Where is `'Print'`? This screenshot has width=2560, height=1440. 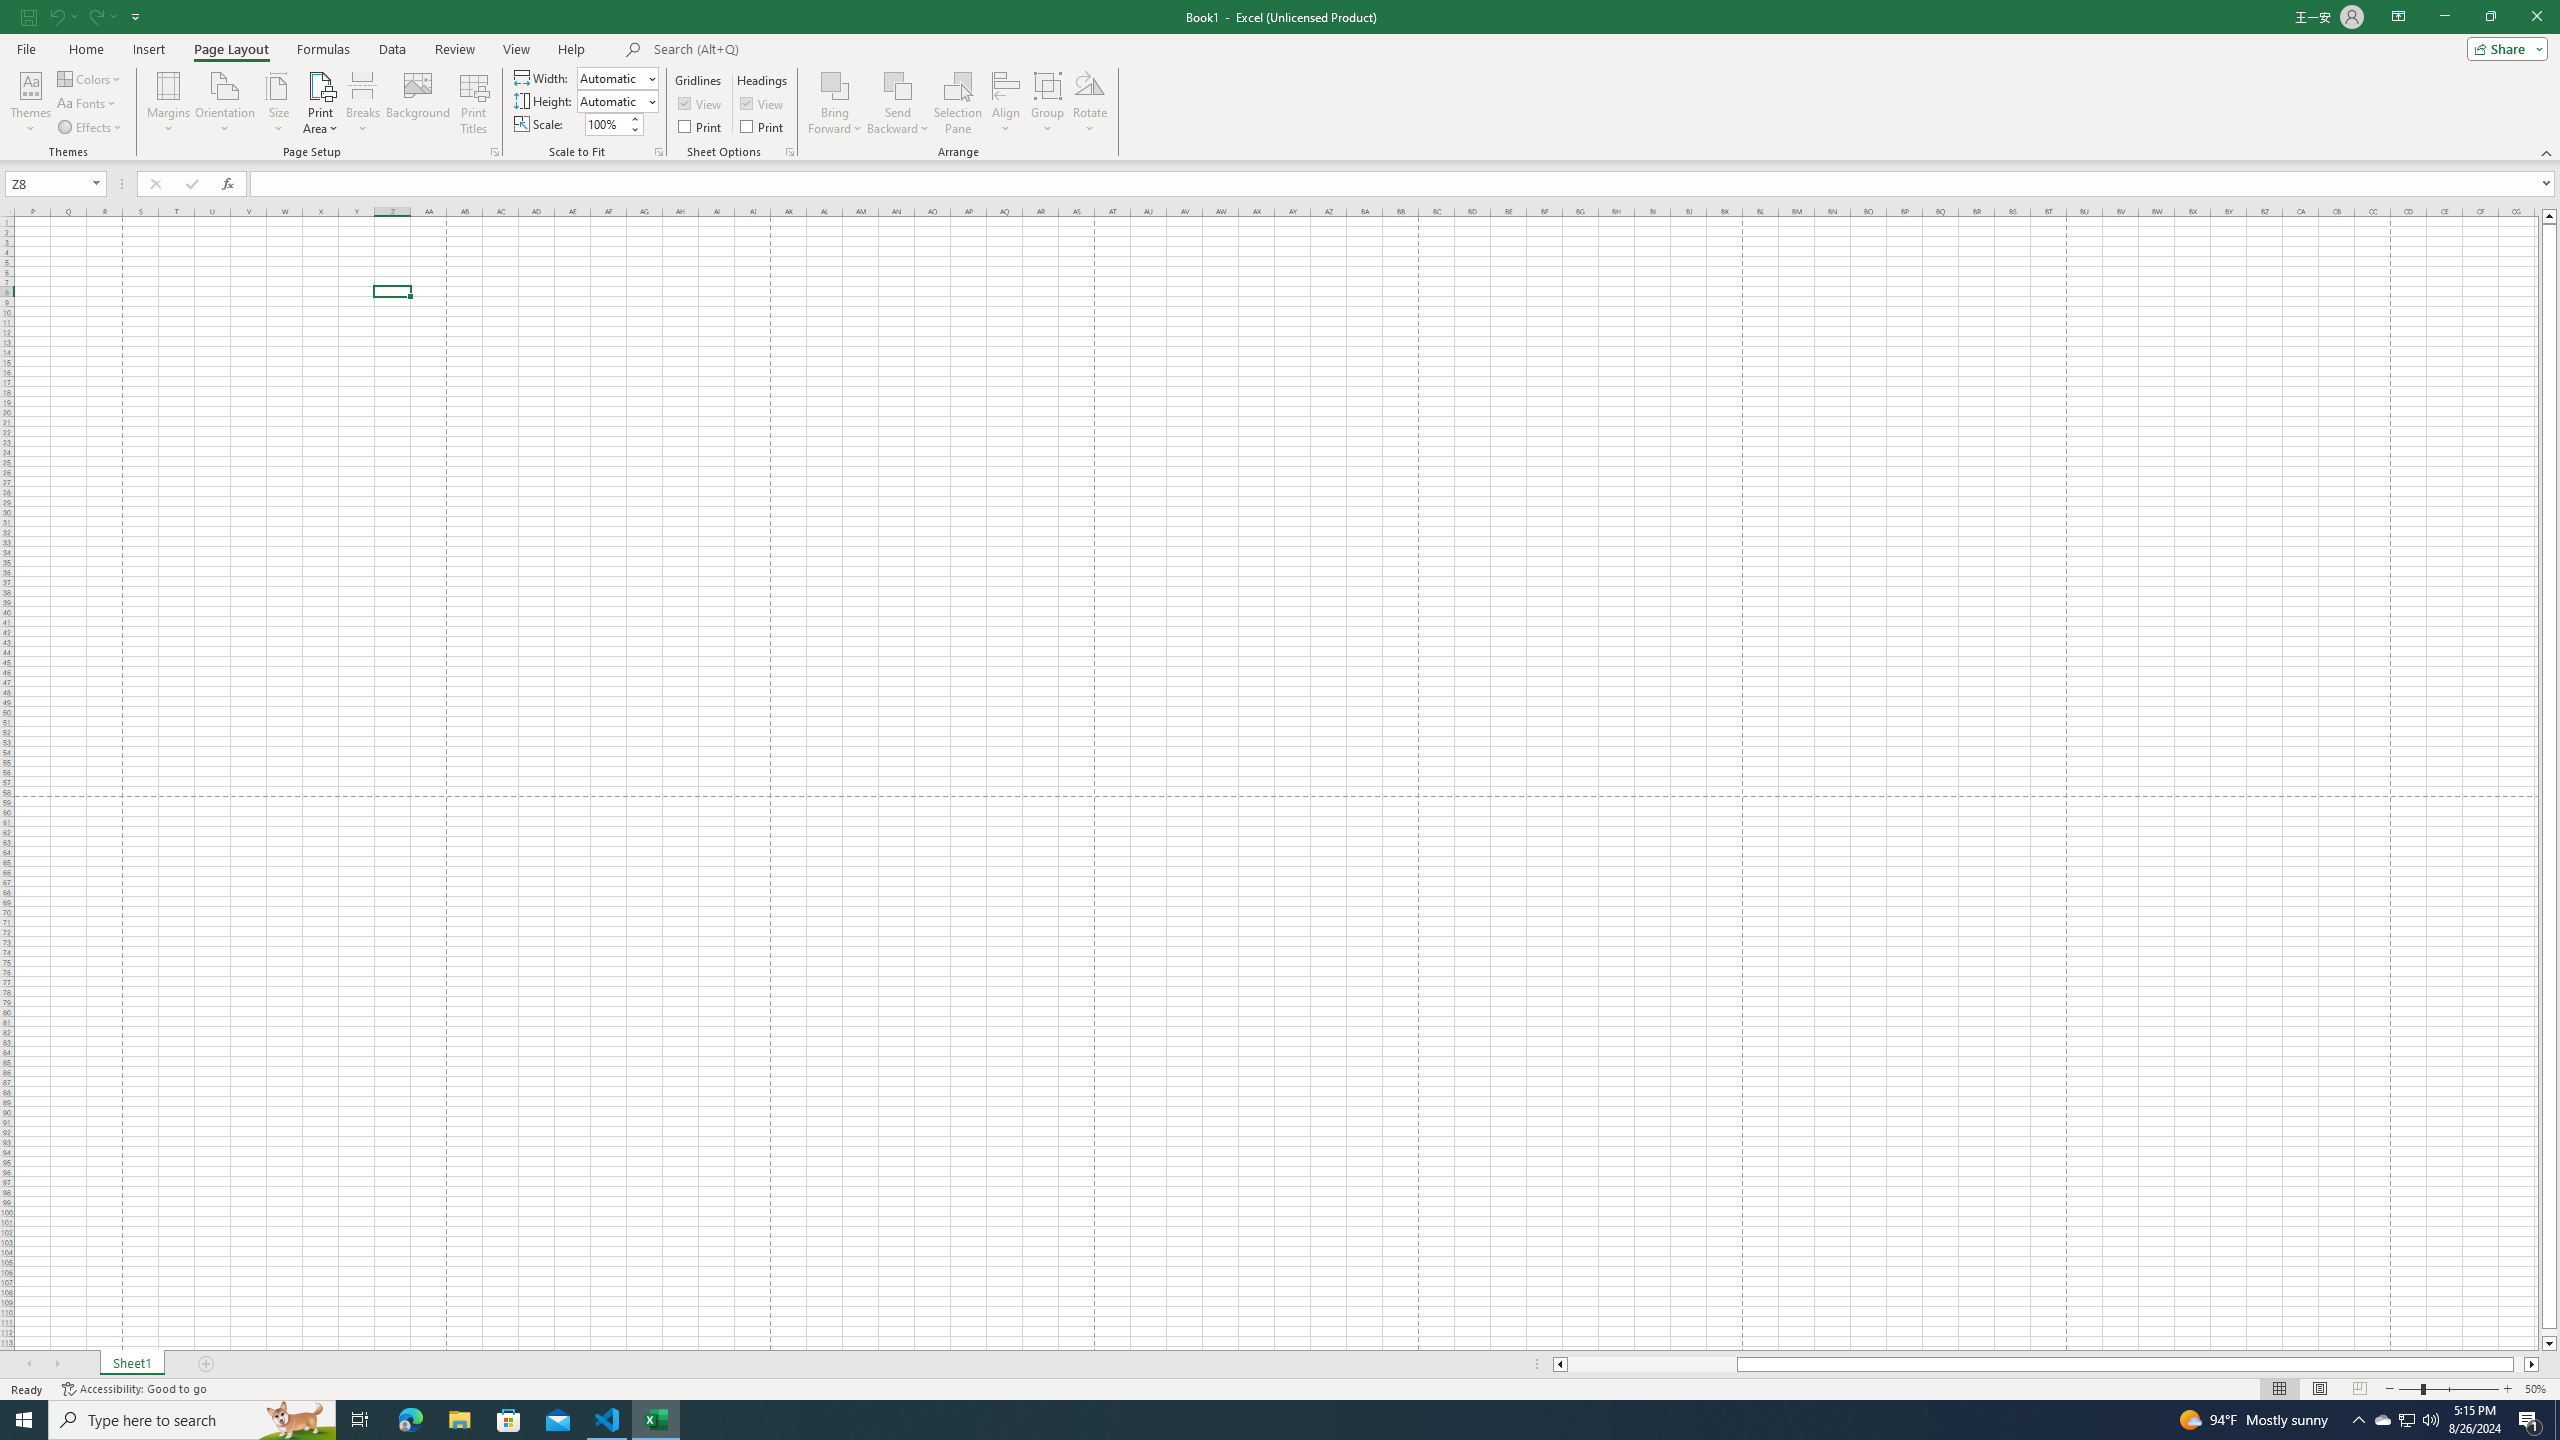
'Print' is located at coordinates (763, 126).